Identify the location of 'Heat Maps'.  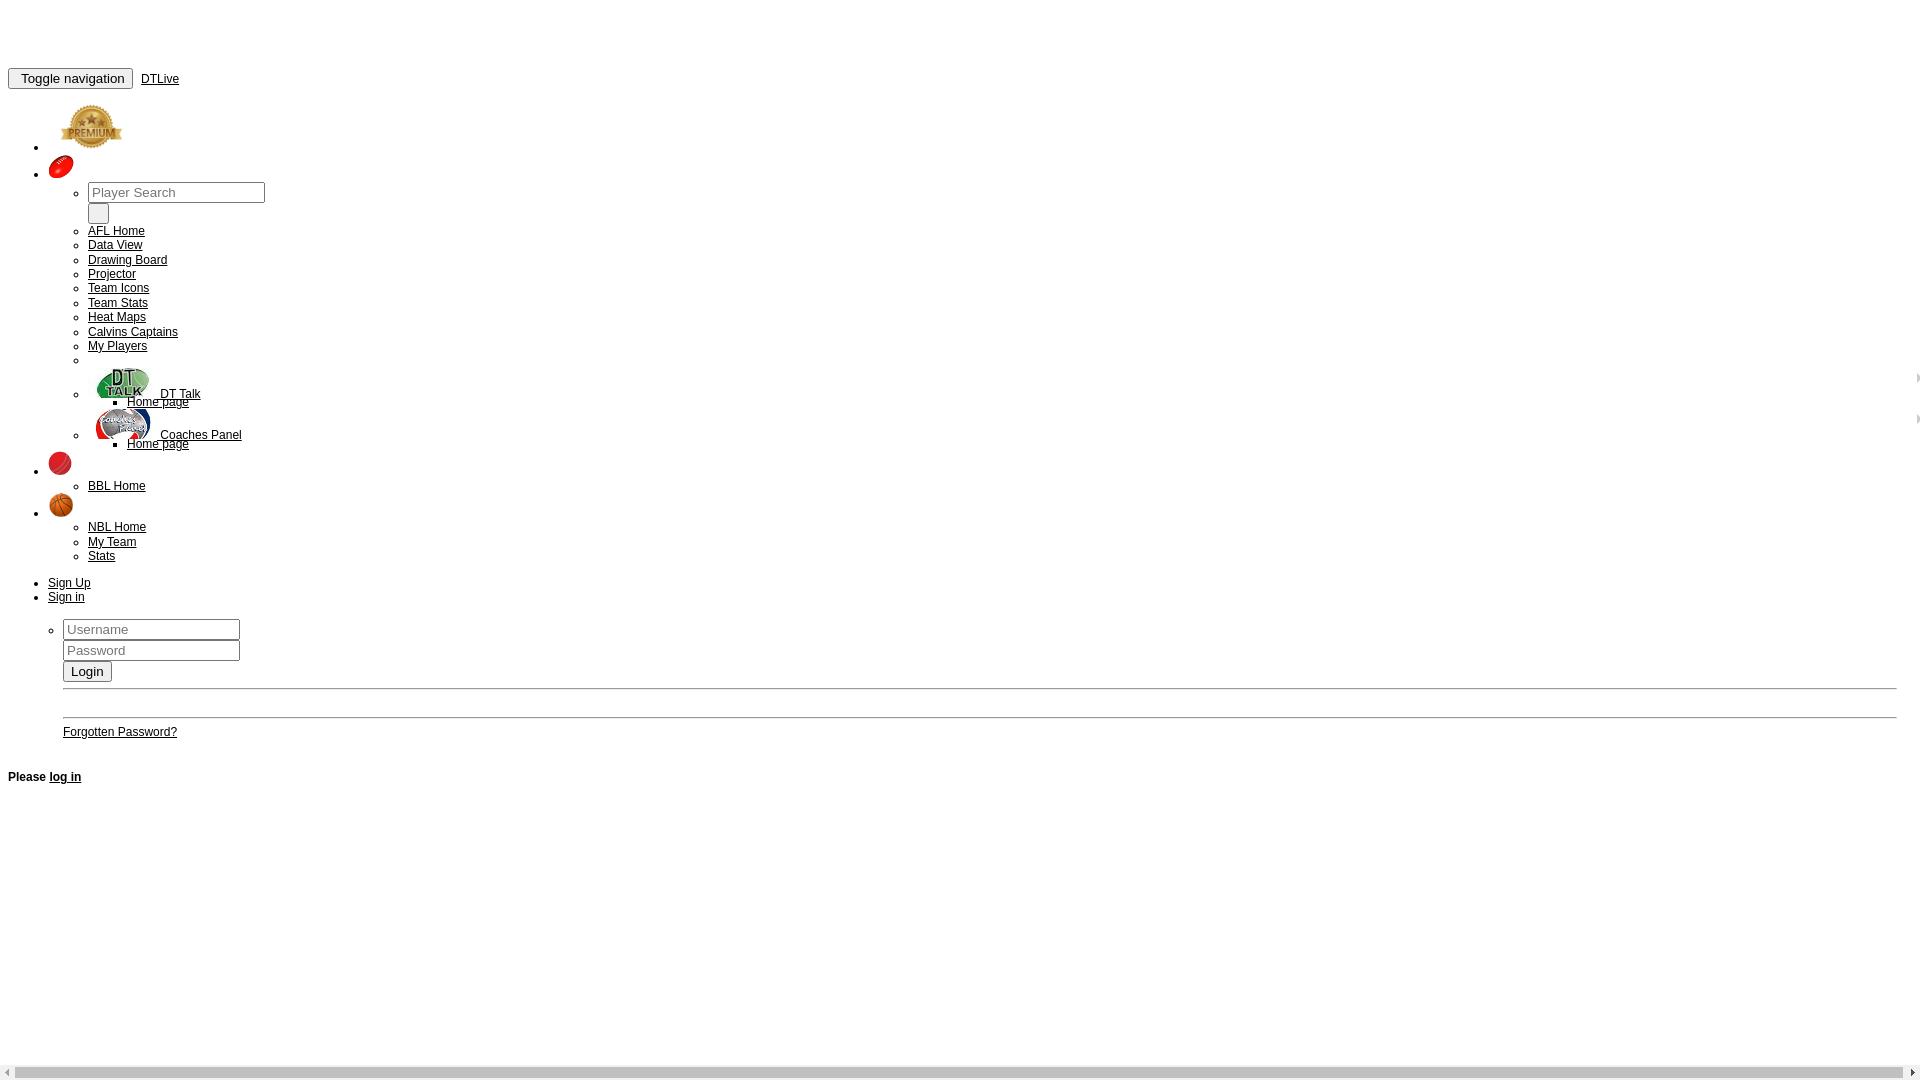
(115, 315).